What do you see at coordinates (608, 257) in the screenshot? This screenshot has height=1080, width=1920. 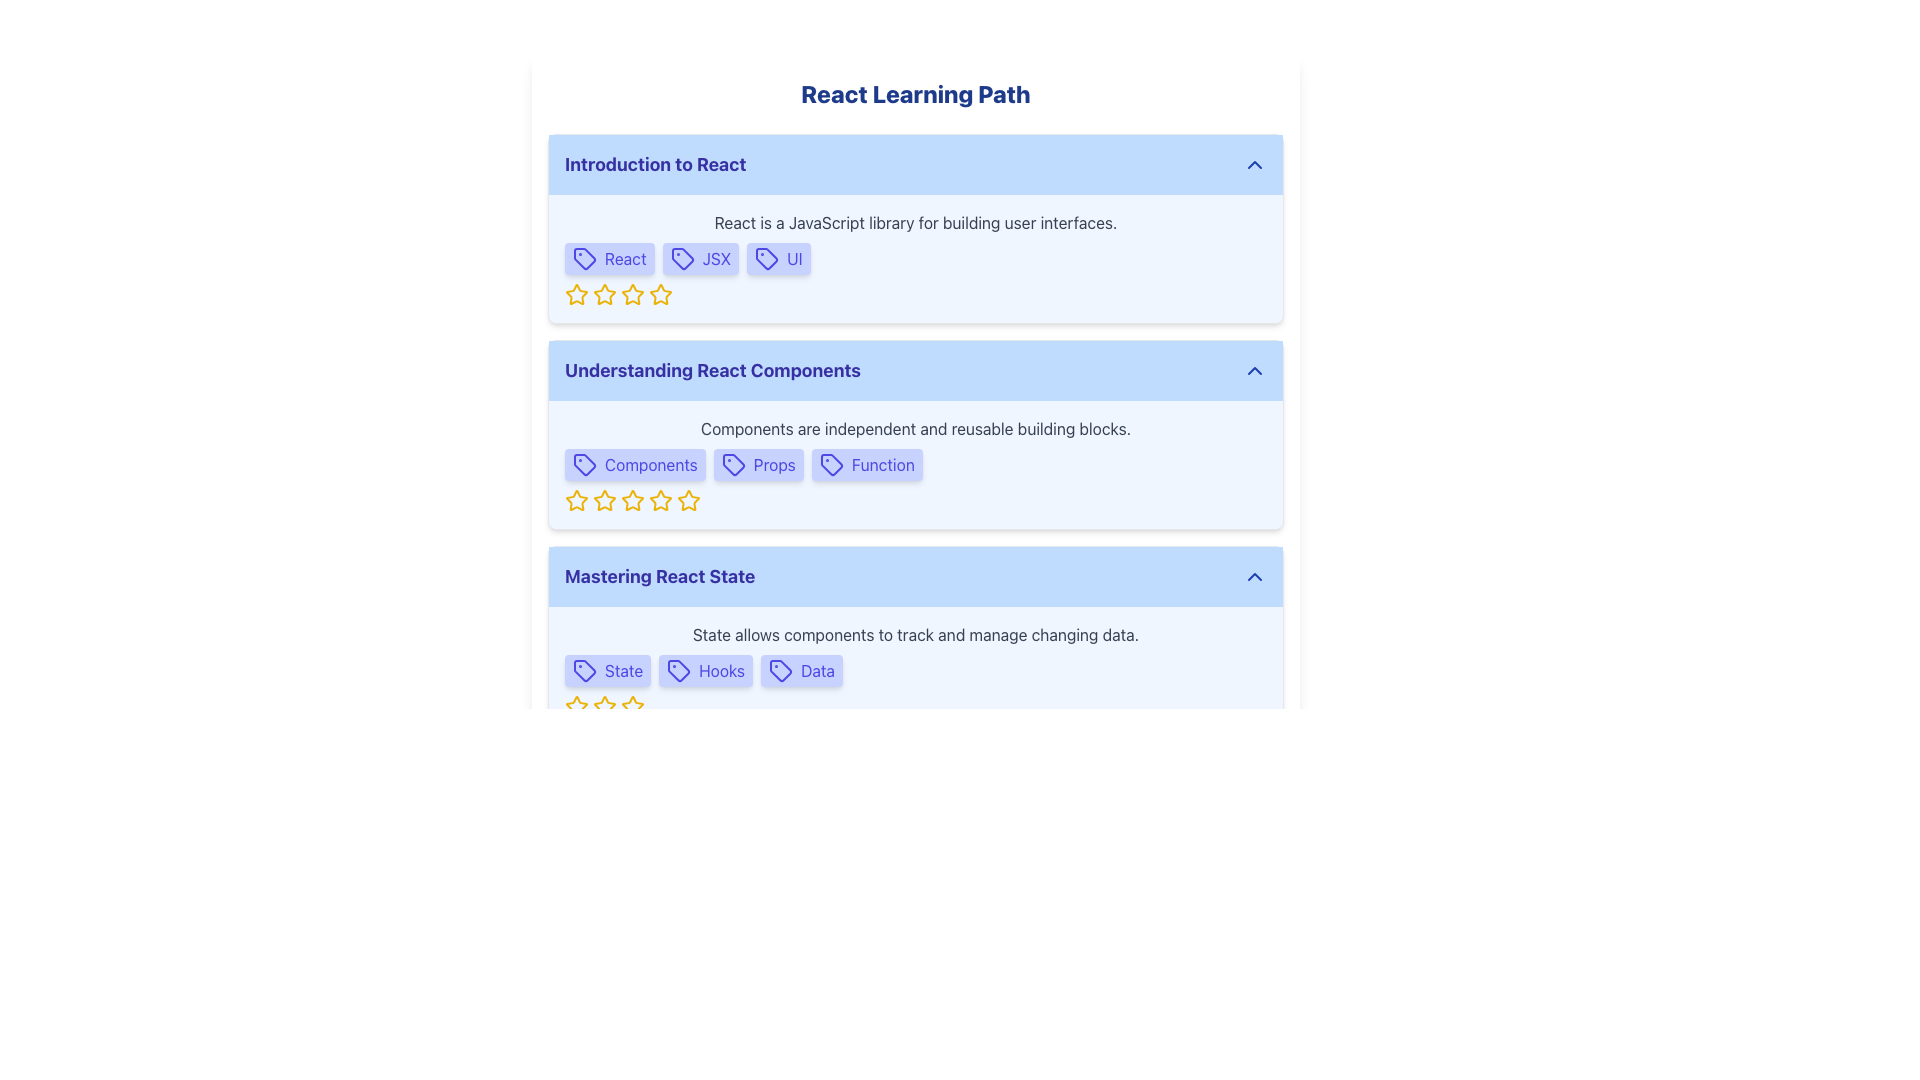 I see `the 'React' tag element that has a light indigo background and dark indigo text, accompanied by a tag icon, located in the 'Introduction to React' section` at bounding box center [608, 257].